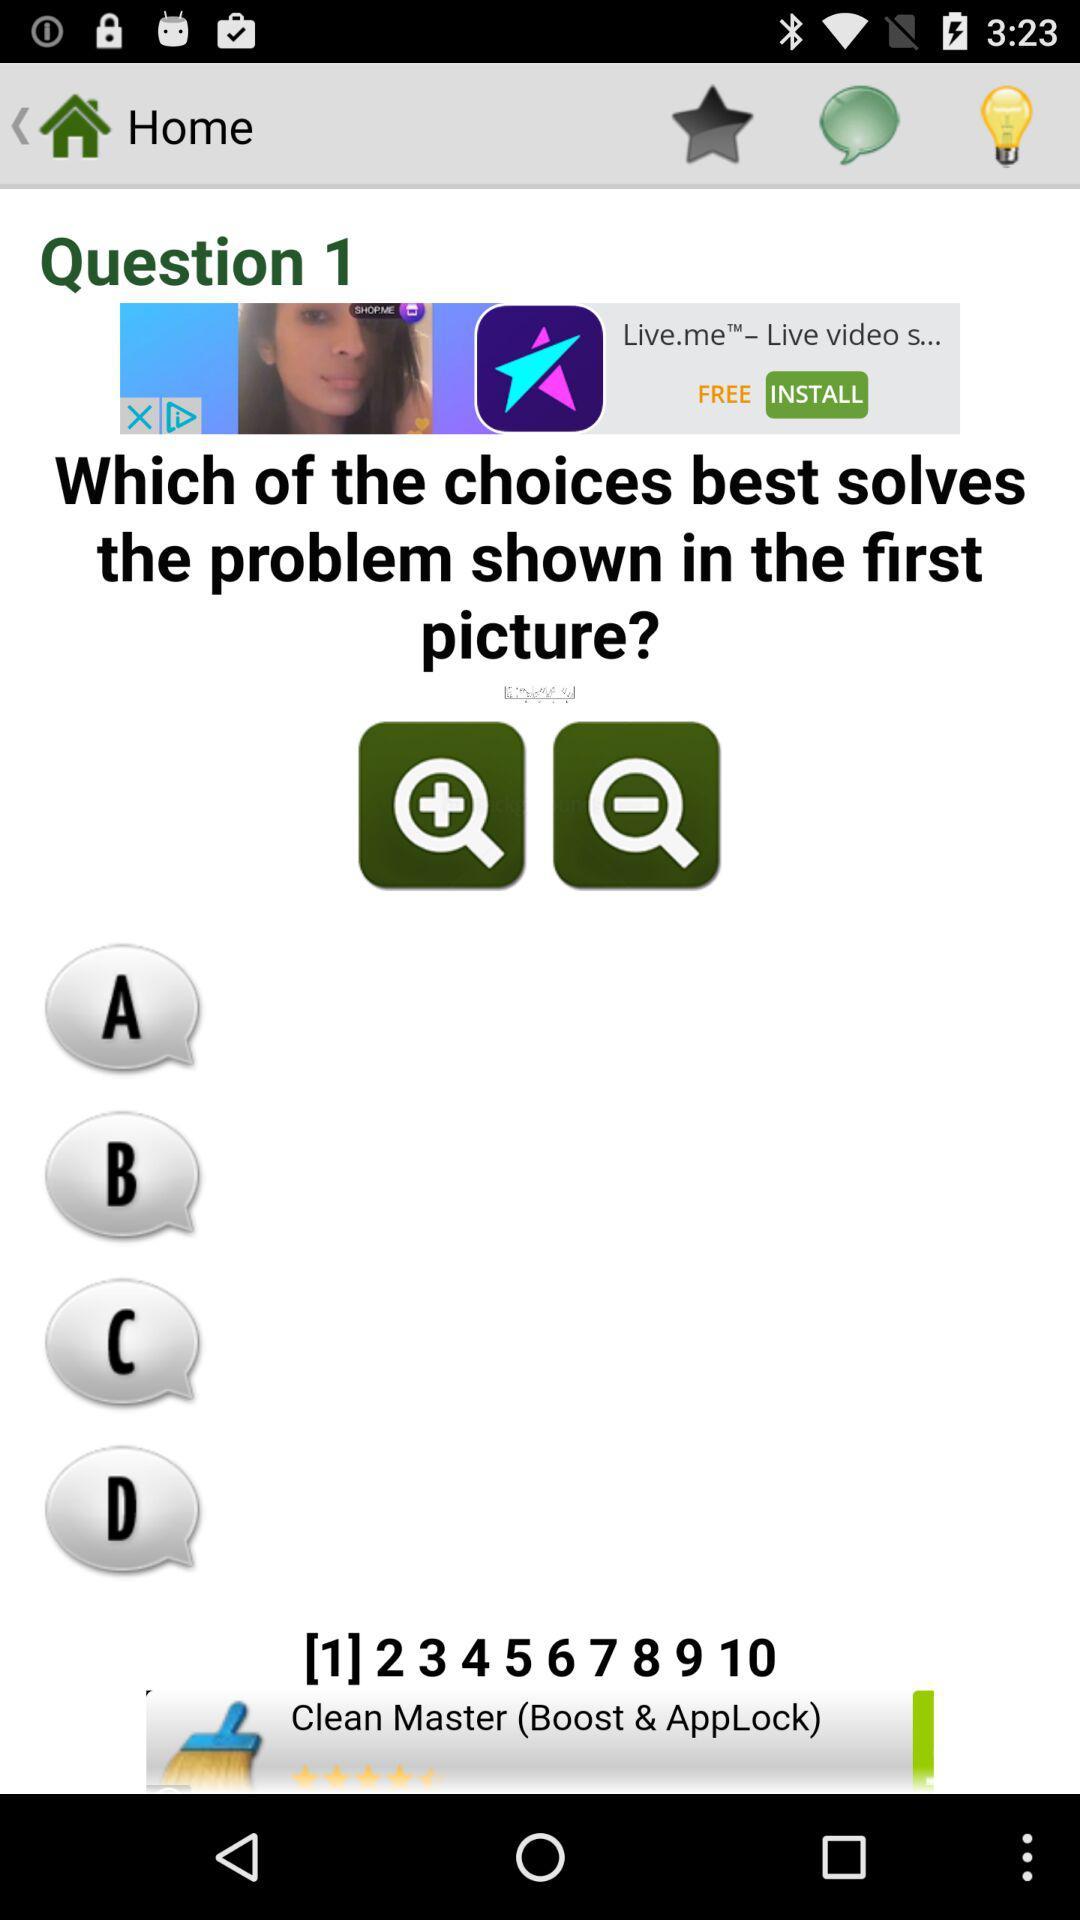 This screenshot has height=1920, width=1080. I want to click on the yellow colored icon at the top right corner, so click(1006, 124).